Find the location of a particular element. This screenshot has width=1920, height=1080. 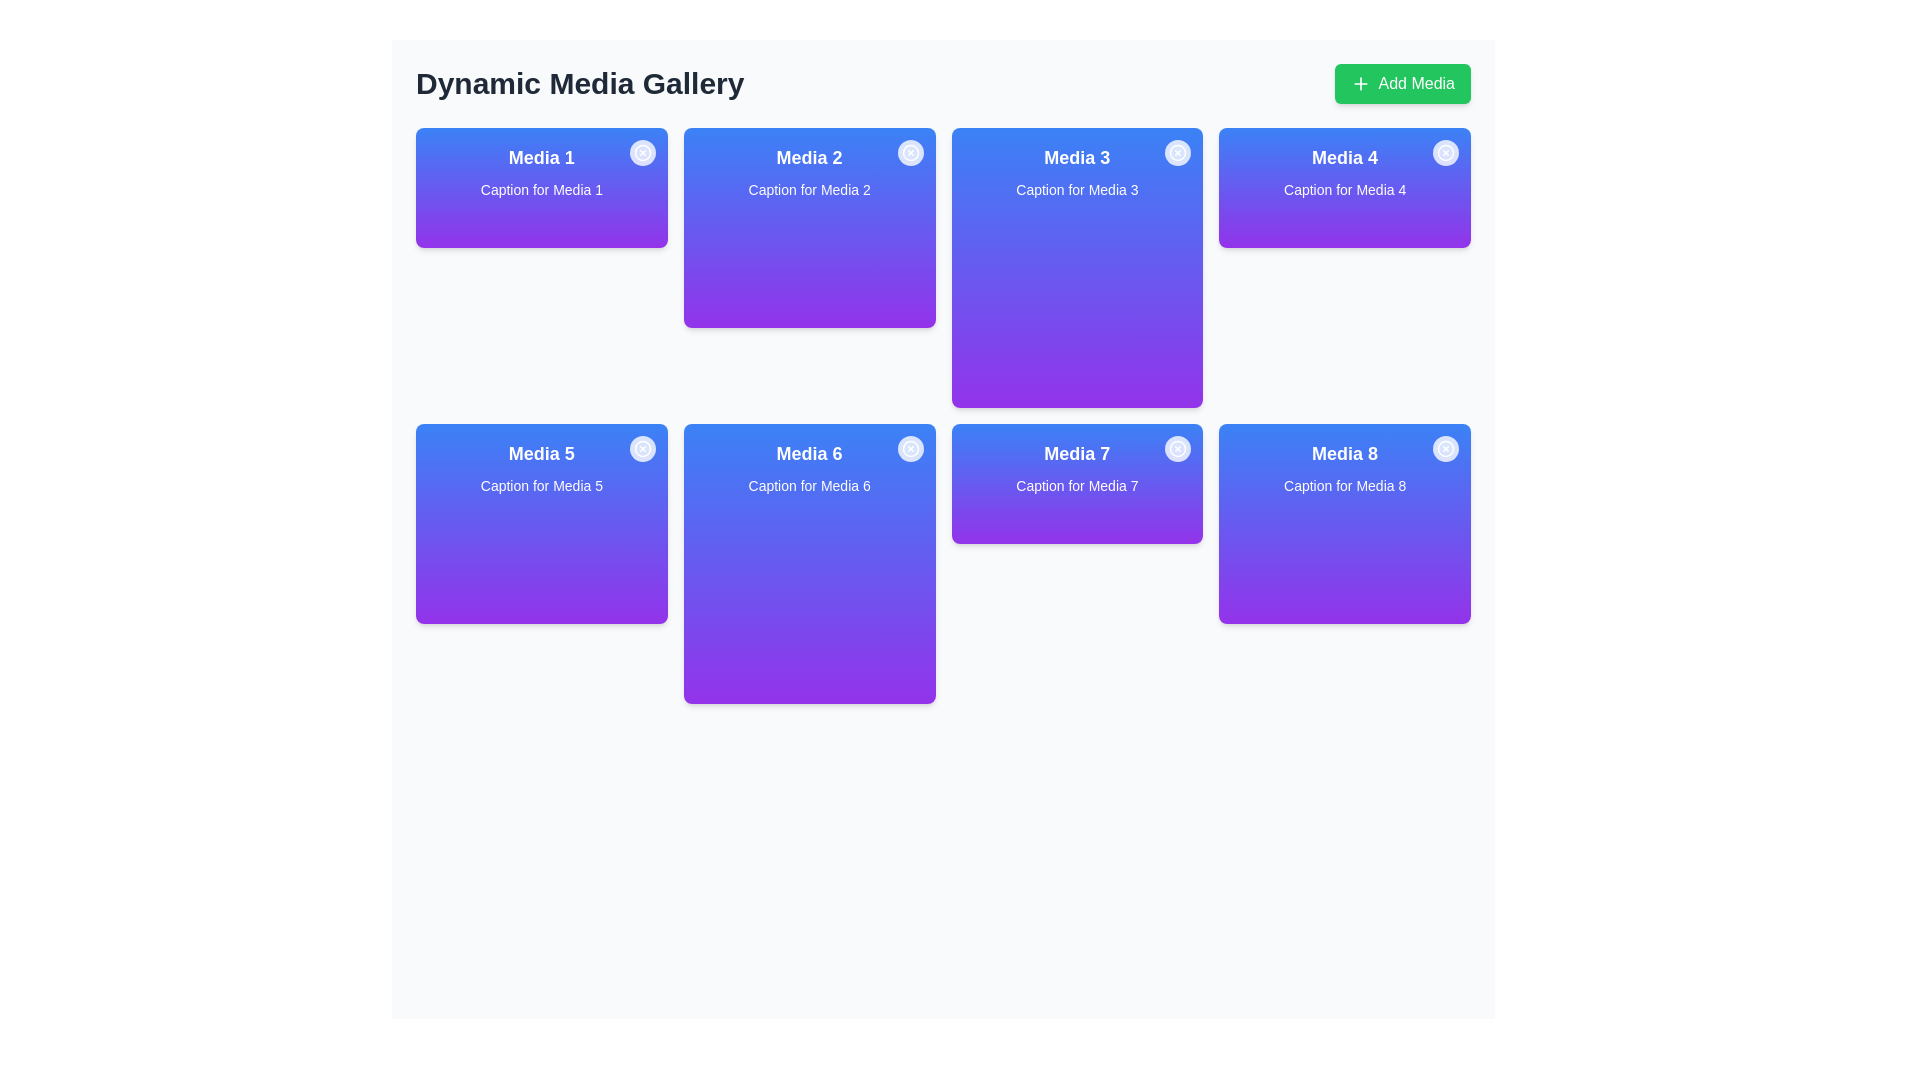

the SVG circle graphic representing an alert or deletion feature located in the upper-right corner of the 'Media 2' card is located at coordinates (909, 152).